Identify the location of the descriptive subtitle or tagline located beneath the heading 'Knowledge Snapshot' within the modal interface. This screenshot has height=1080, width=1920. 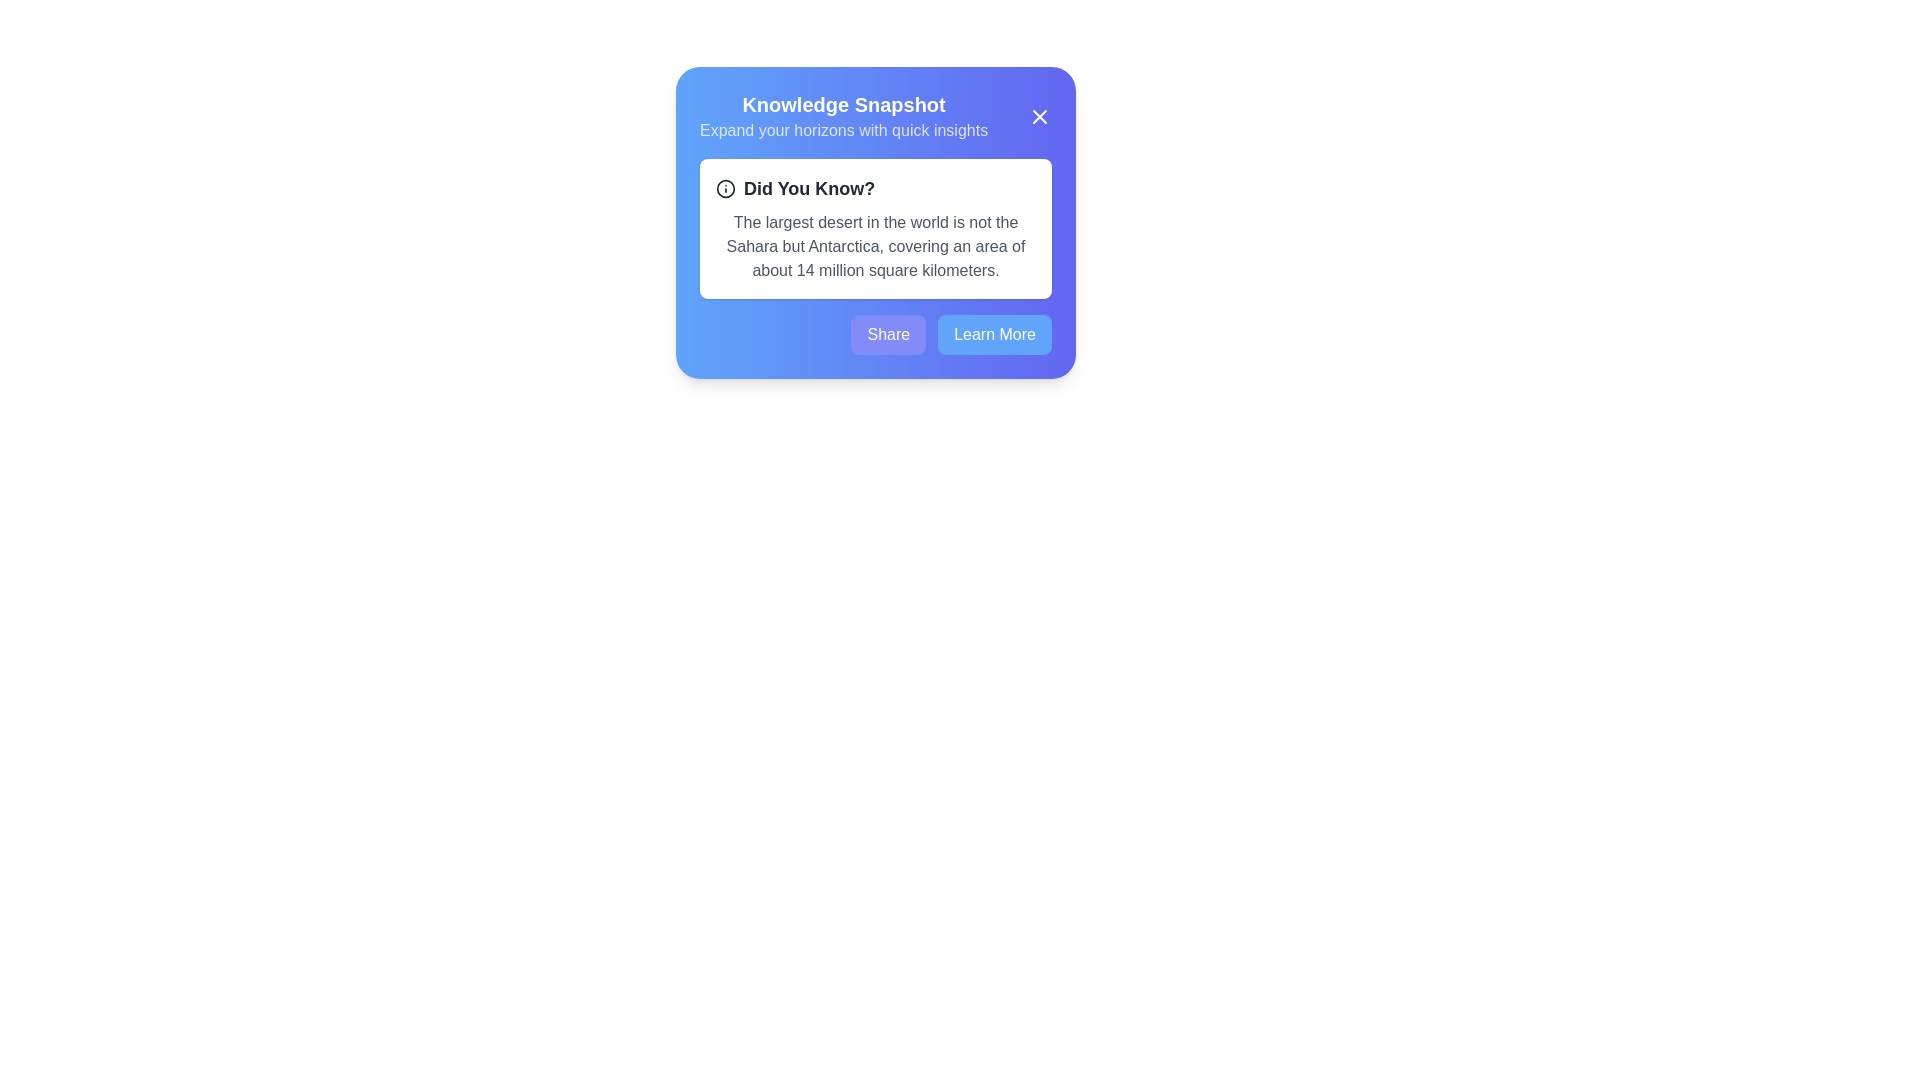
(844, 131).